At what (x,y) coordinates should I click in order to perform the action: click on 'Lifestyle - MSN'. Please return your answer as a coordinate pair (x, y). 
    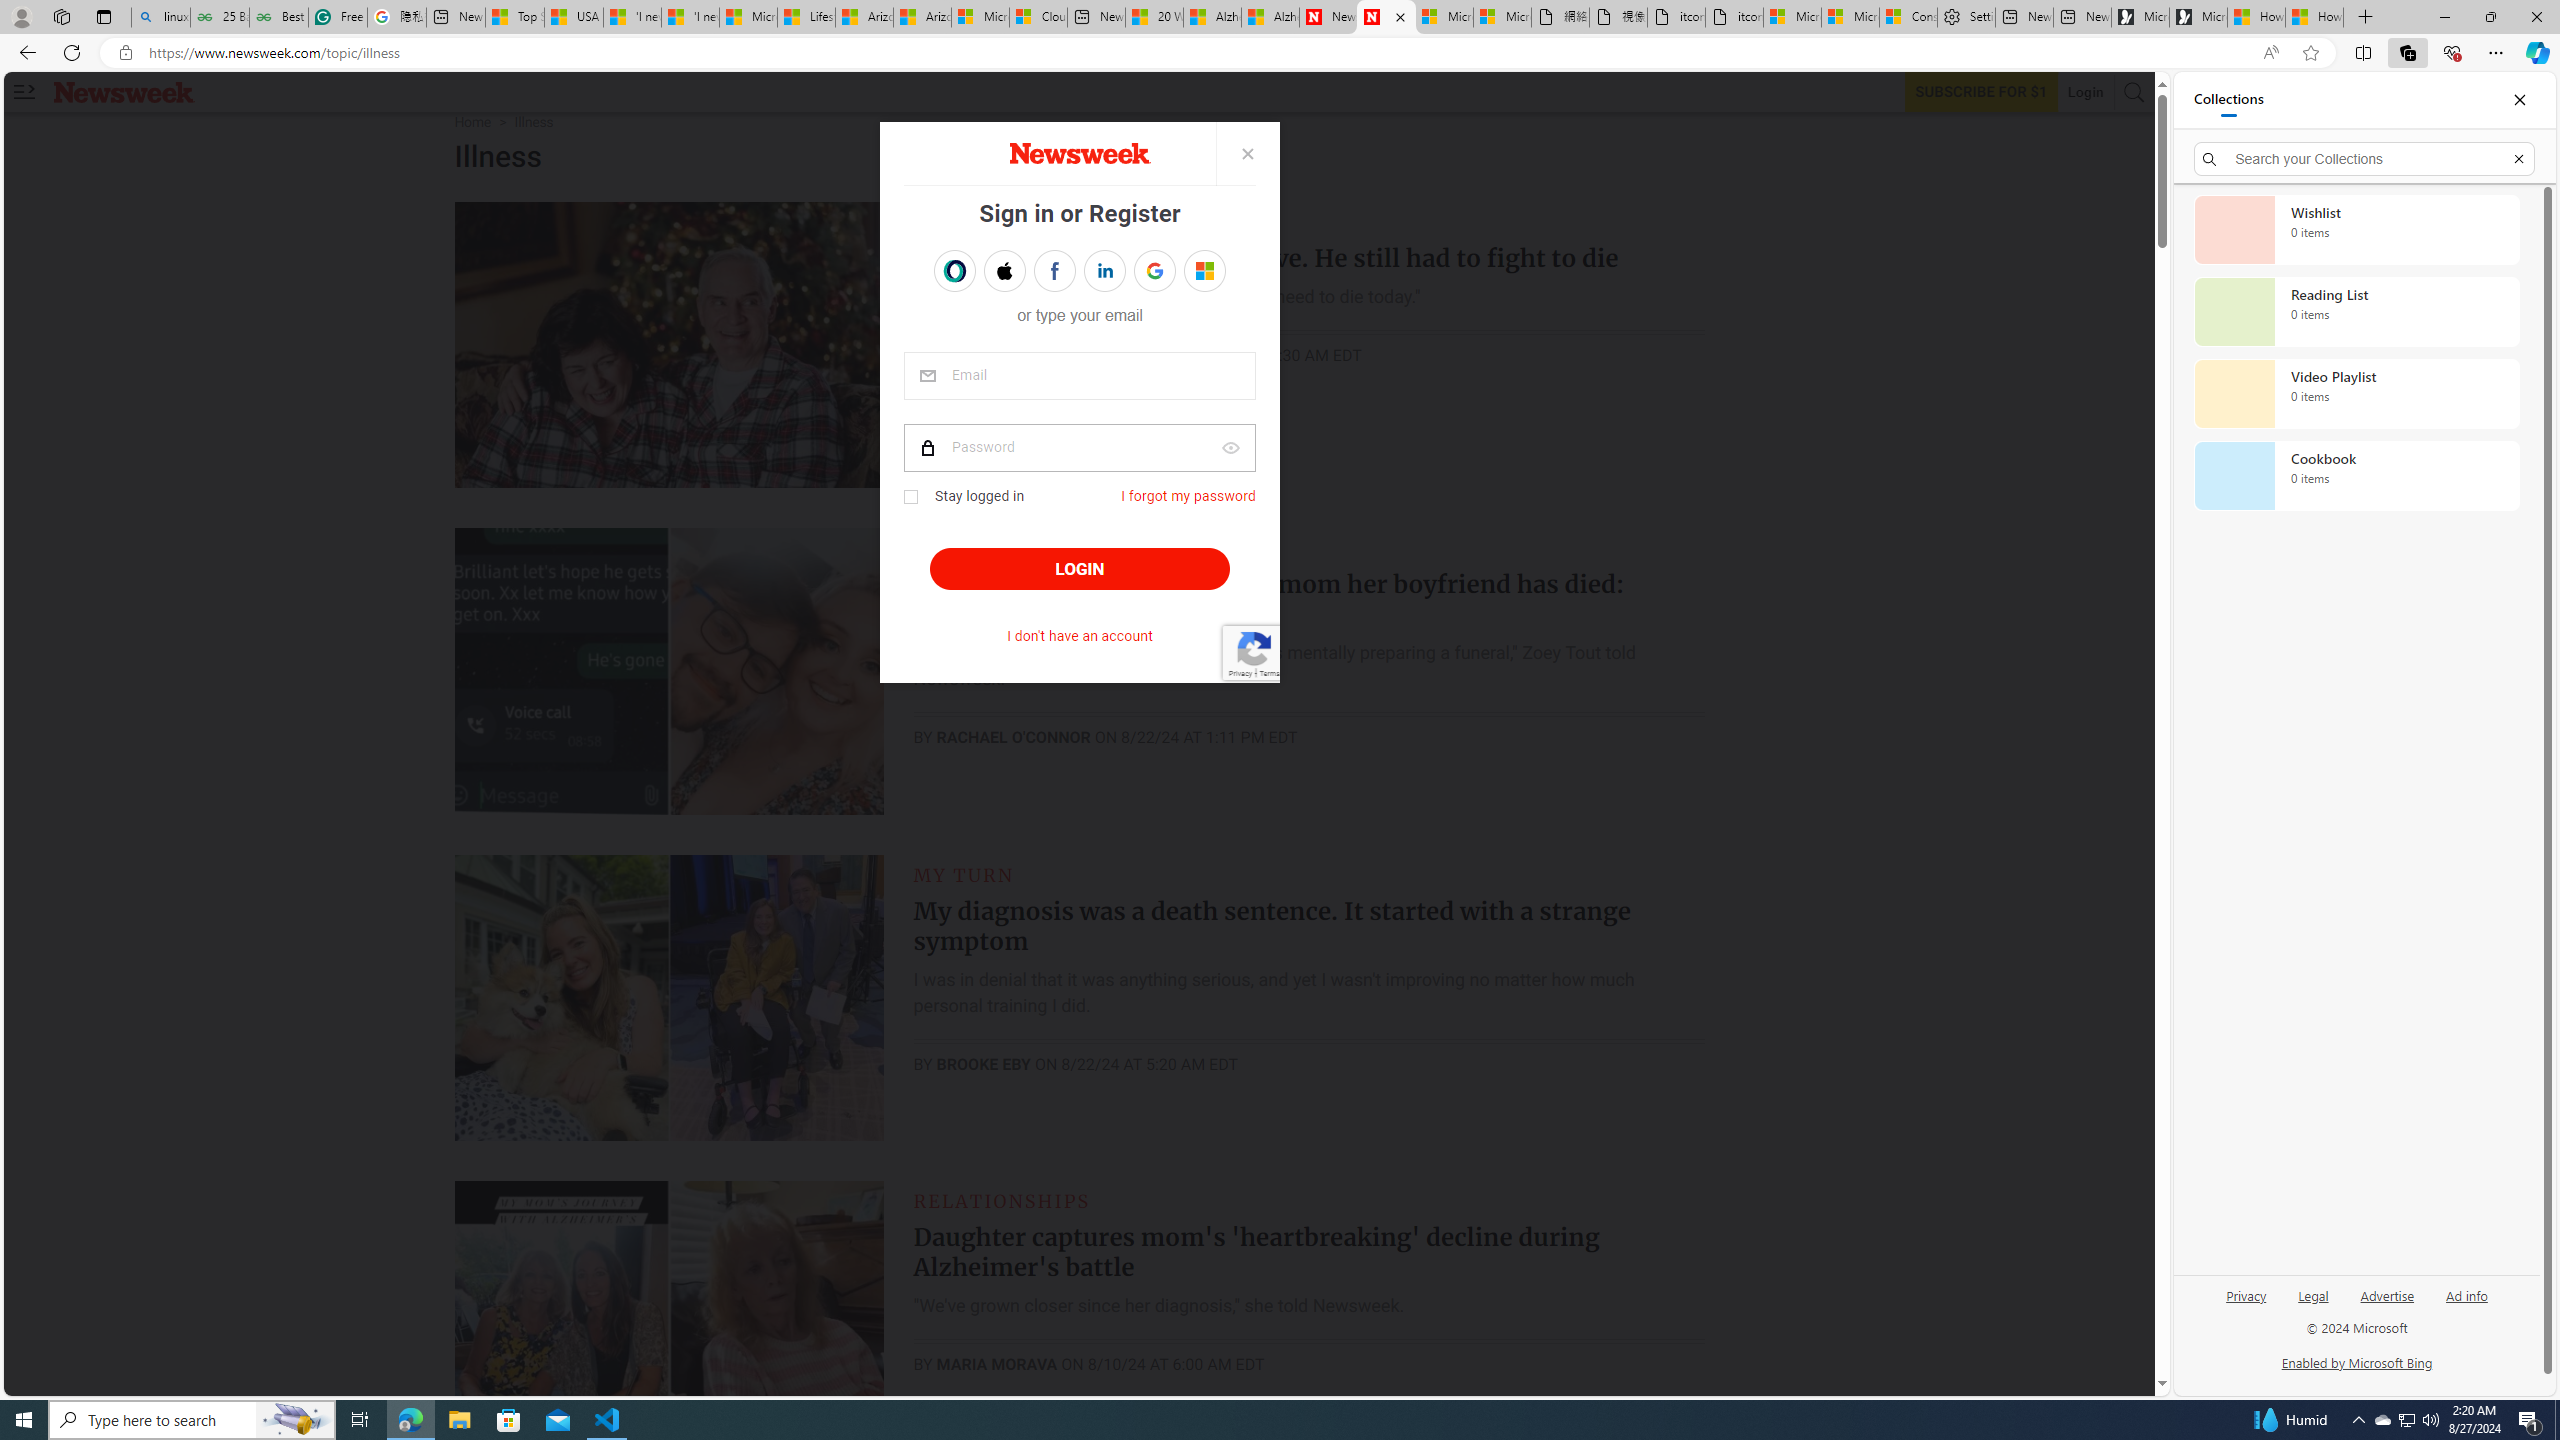
    Looking at the image, I should click on (806, 16).